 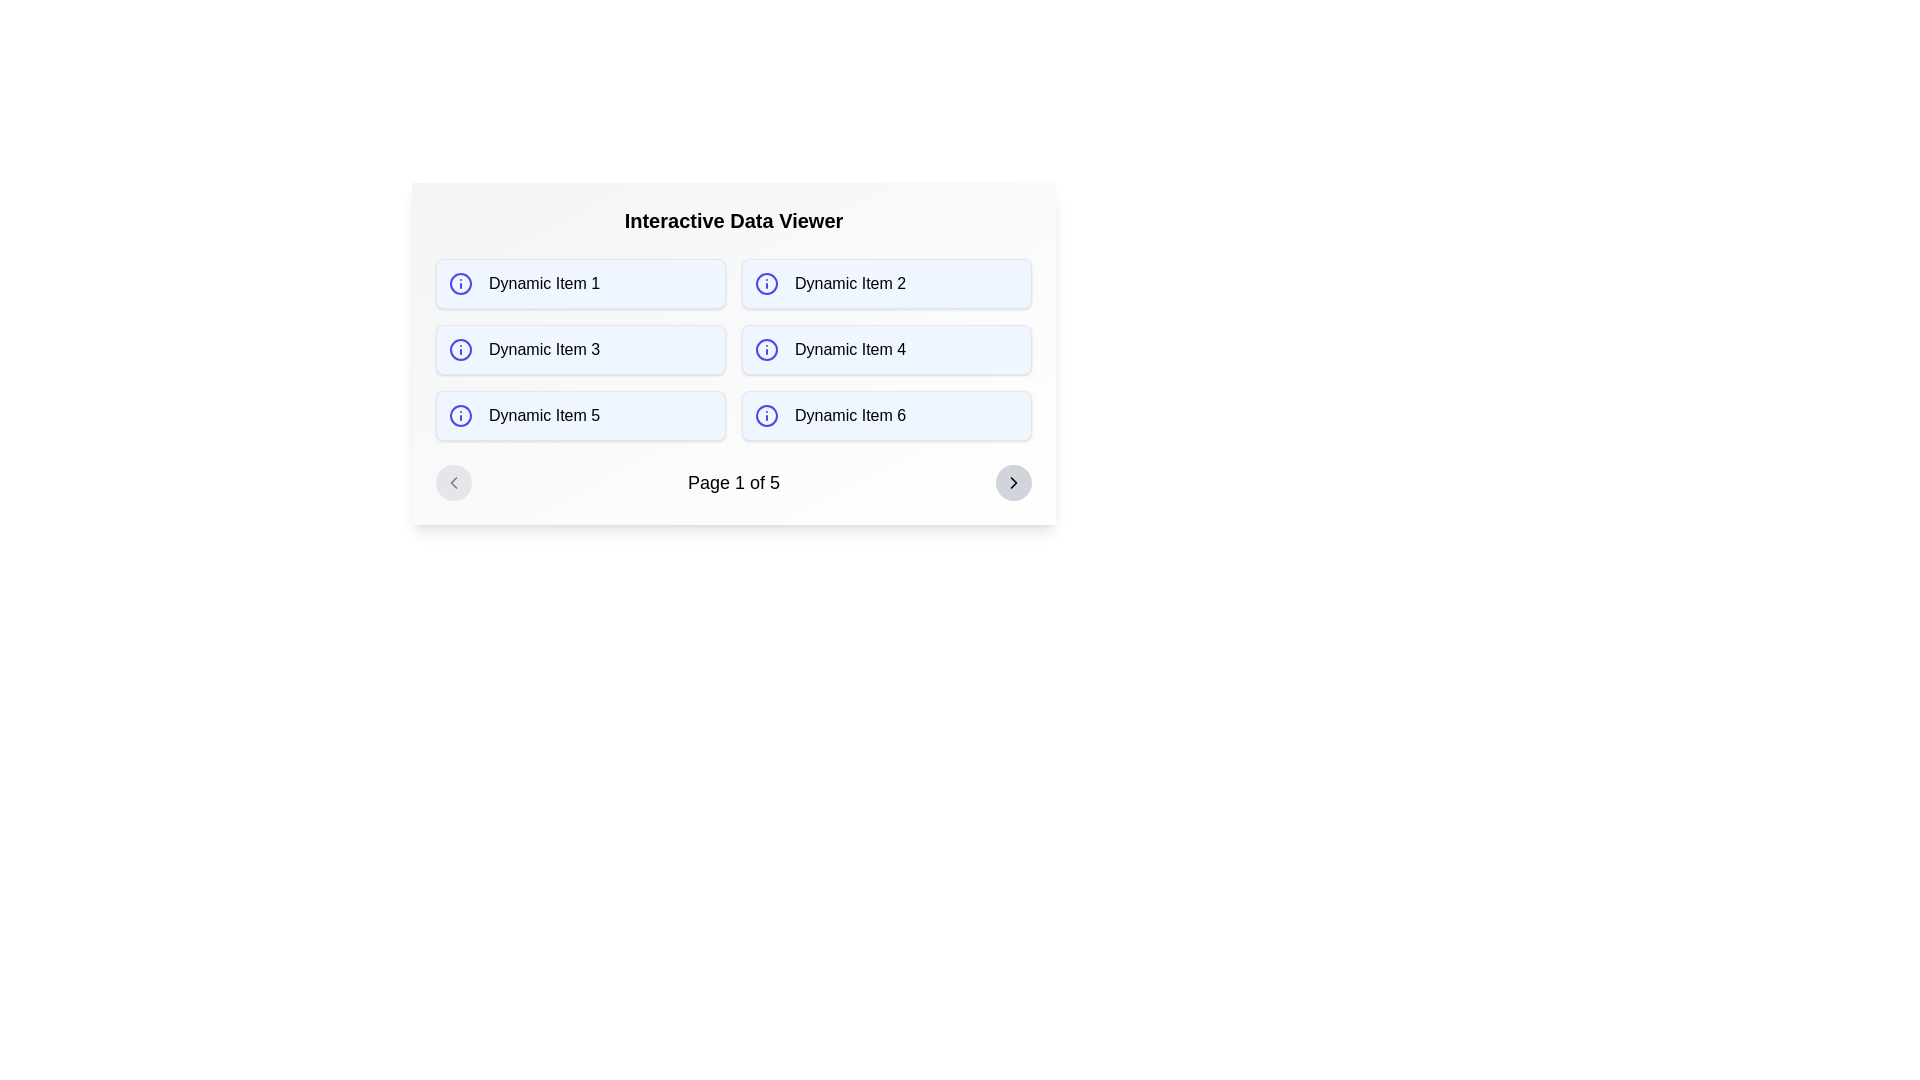 What do you see at coordinates (1013, 482) in the screenshot?
I see `the rightmost pagination button` at bounding box center [1013, 482].